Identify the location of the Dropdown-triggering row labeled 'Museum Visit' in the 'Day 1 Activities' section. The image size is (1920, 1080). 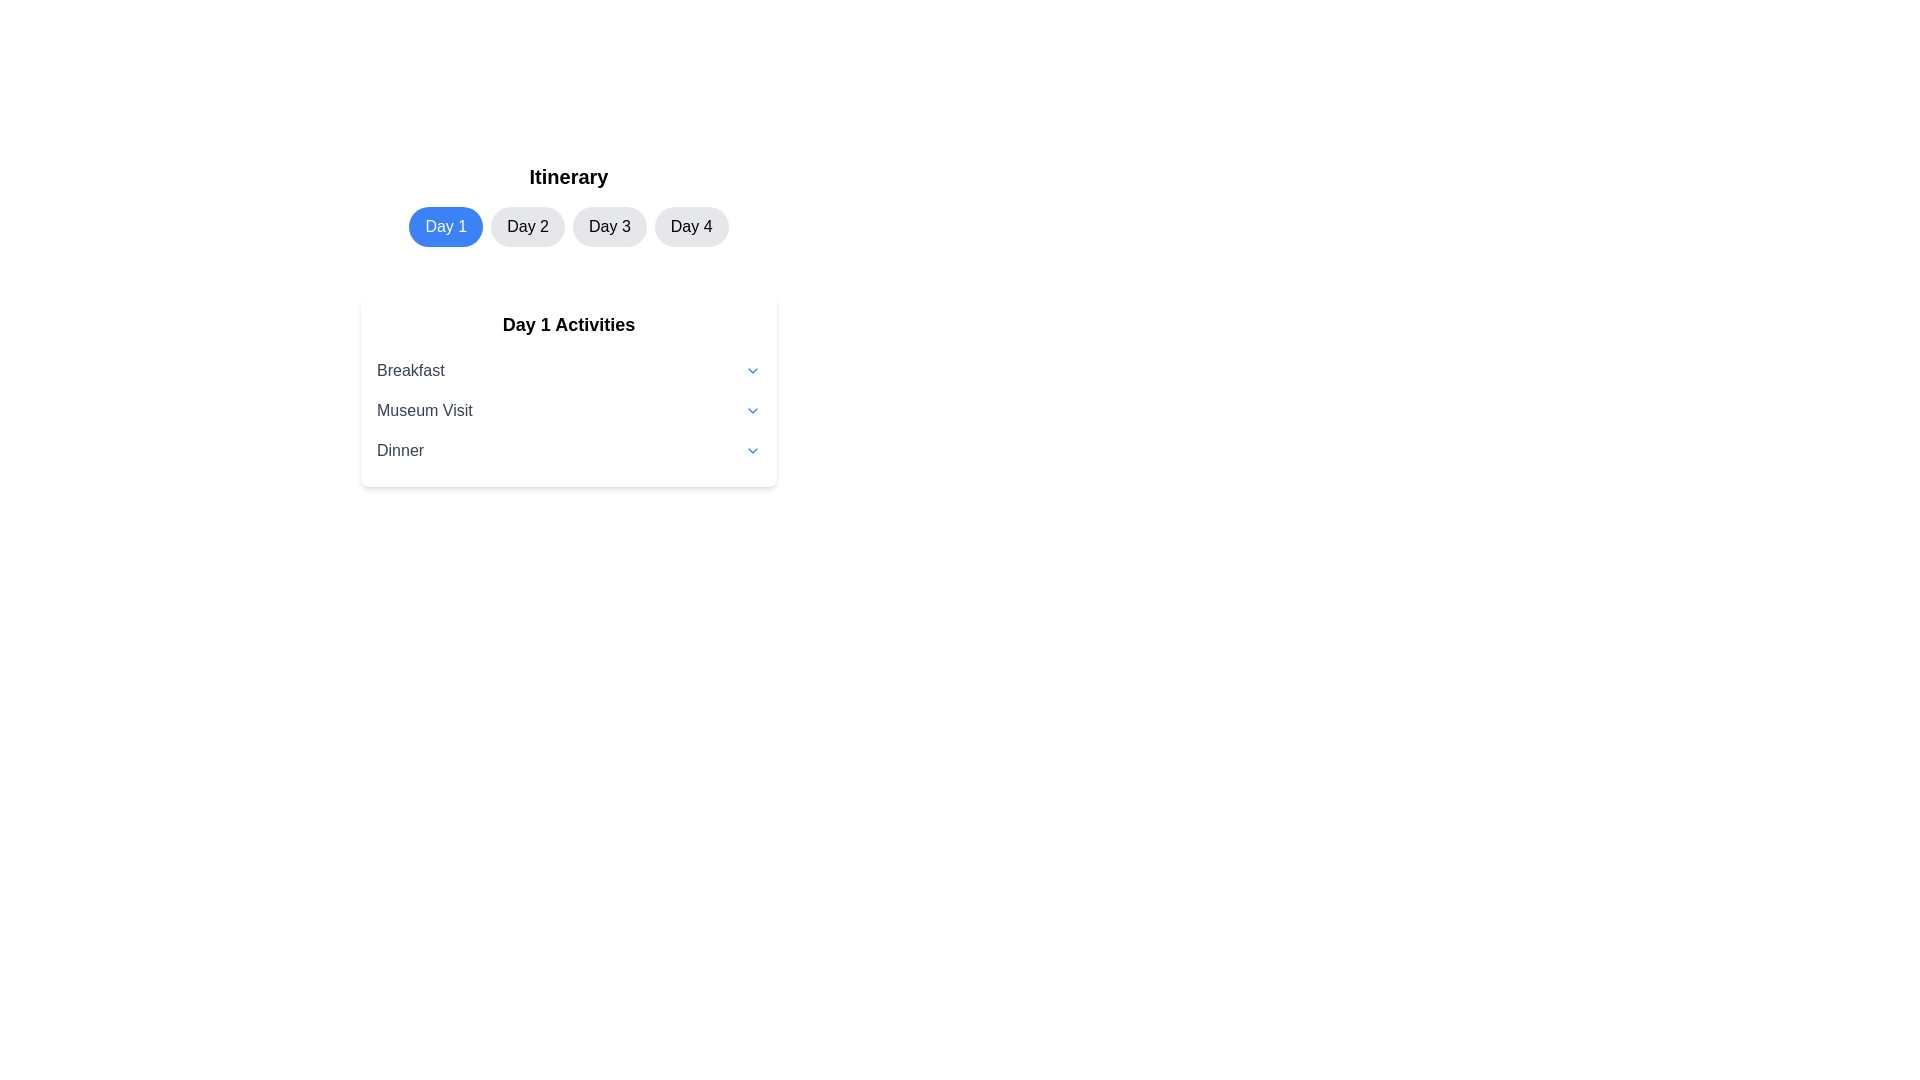
(568, 410).